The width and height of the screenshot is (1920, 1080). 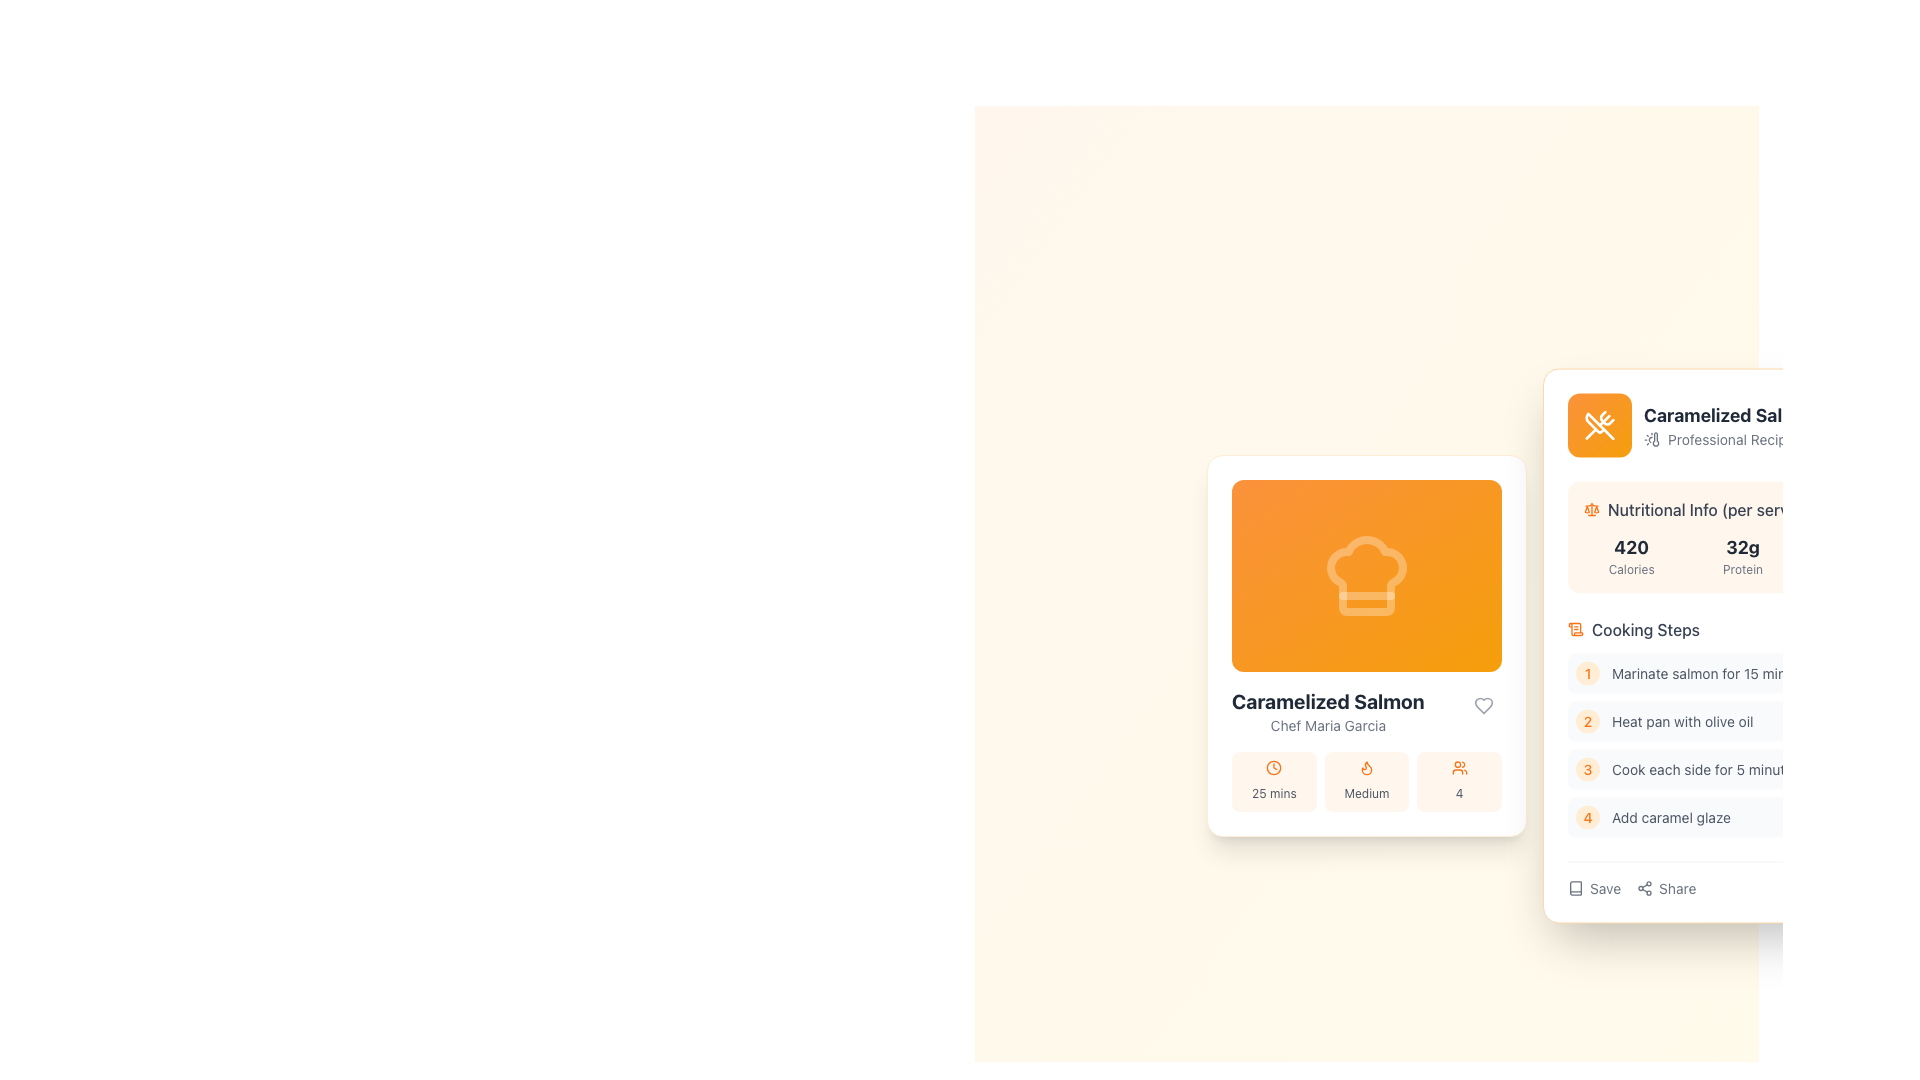 What do you see at coordinates (1730, 438) in the screenshot?
I see `the gray text label displaying 'Professional Recipe' located to the right of the orange culinary tools icon in the header section of the recipe card` at bounding box center [1730, 438].